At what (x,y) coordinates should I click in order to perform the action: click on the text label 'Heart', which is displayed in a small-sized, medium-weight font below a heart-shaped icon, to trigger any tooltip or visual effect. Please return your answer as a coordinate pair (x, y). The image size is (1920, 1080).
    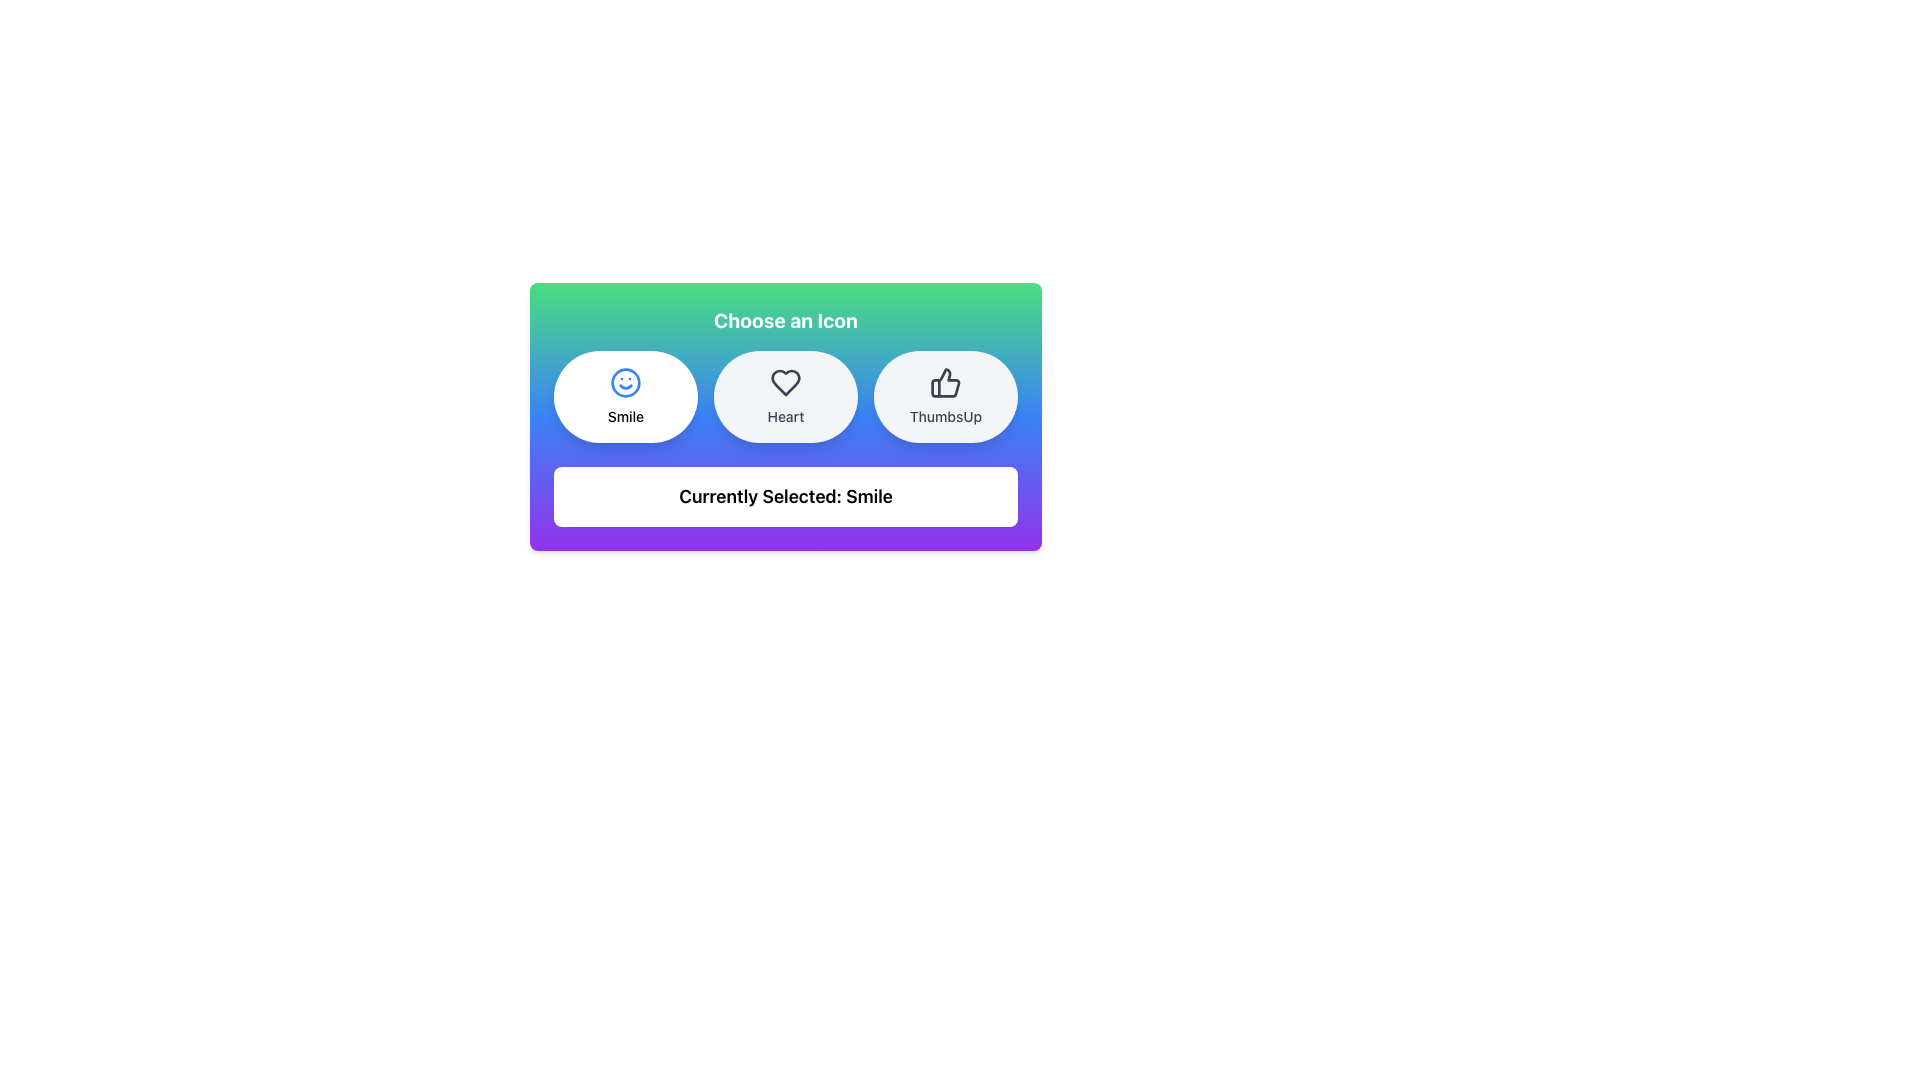
    Looking at the image, I should click on (785, 415).